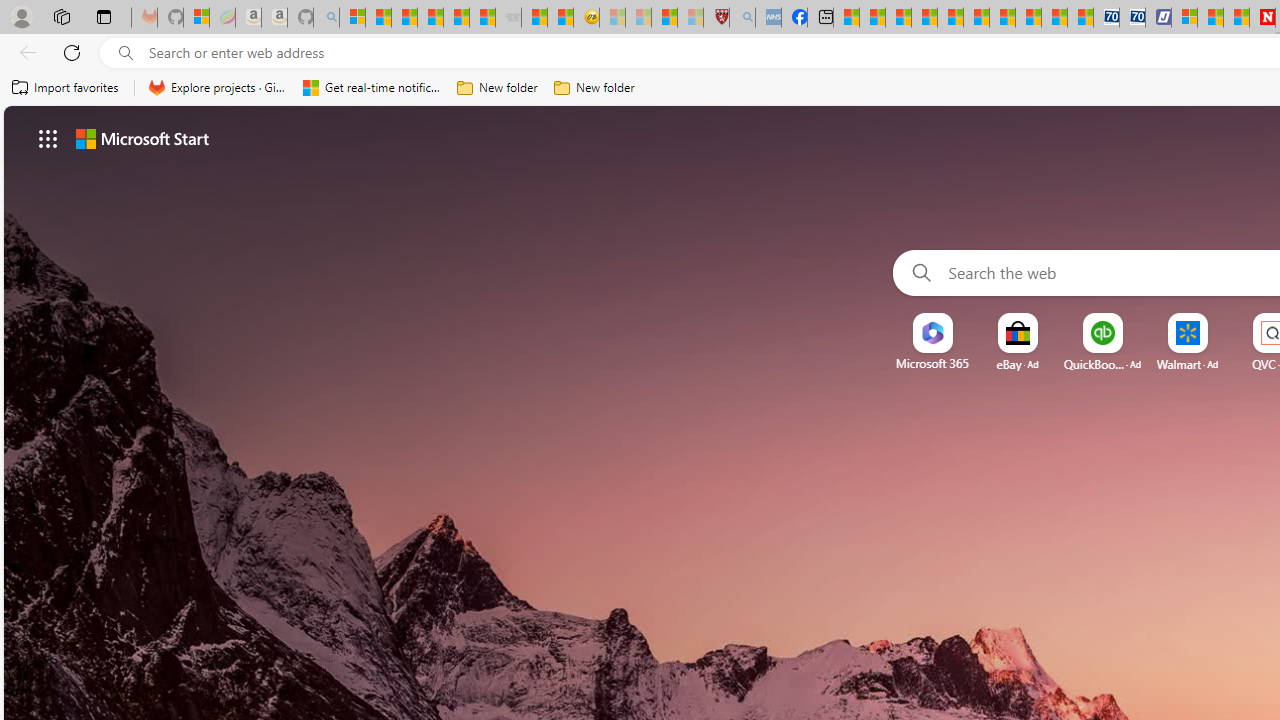  What do you see at coordinates (1184, 17) in the screenshot?
I see `'Microsoft account | Privacy'` at bounding box center [1184, 17].